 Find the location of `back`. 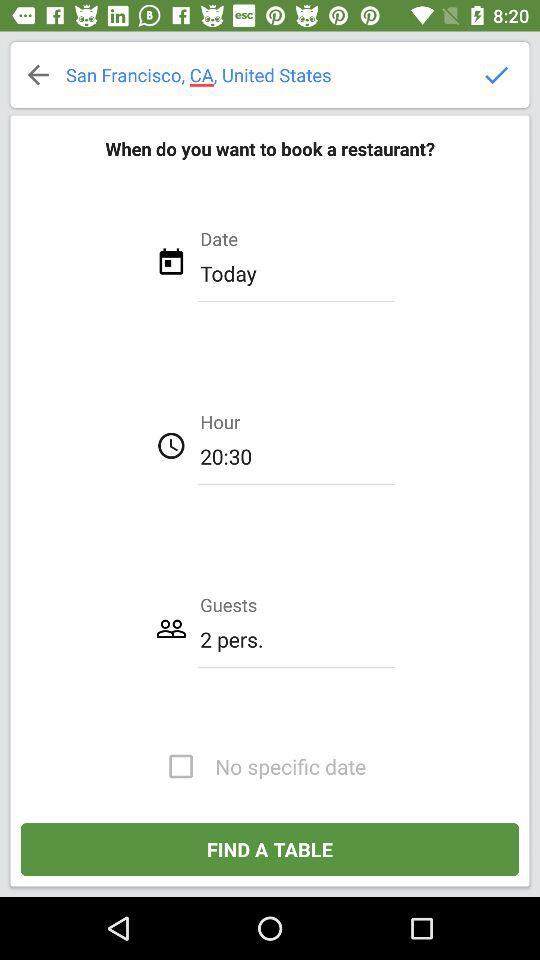

back is located at coordinates (38, 74).